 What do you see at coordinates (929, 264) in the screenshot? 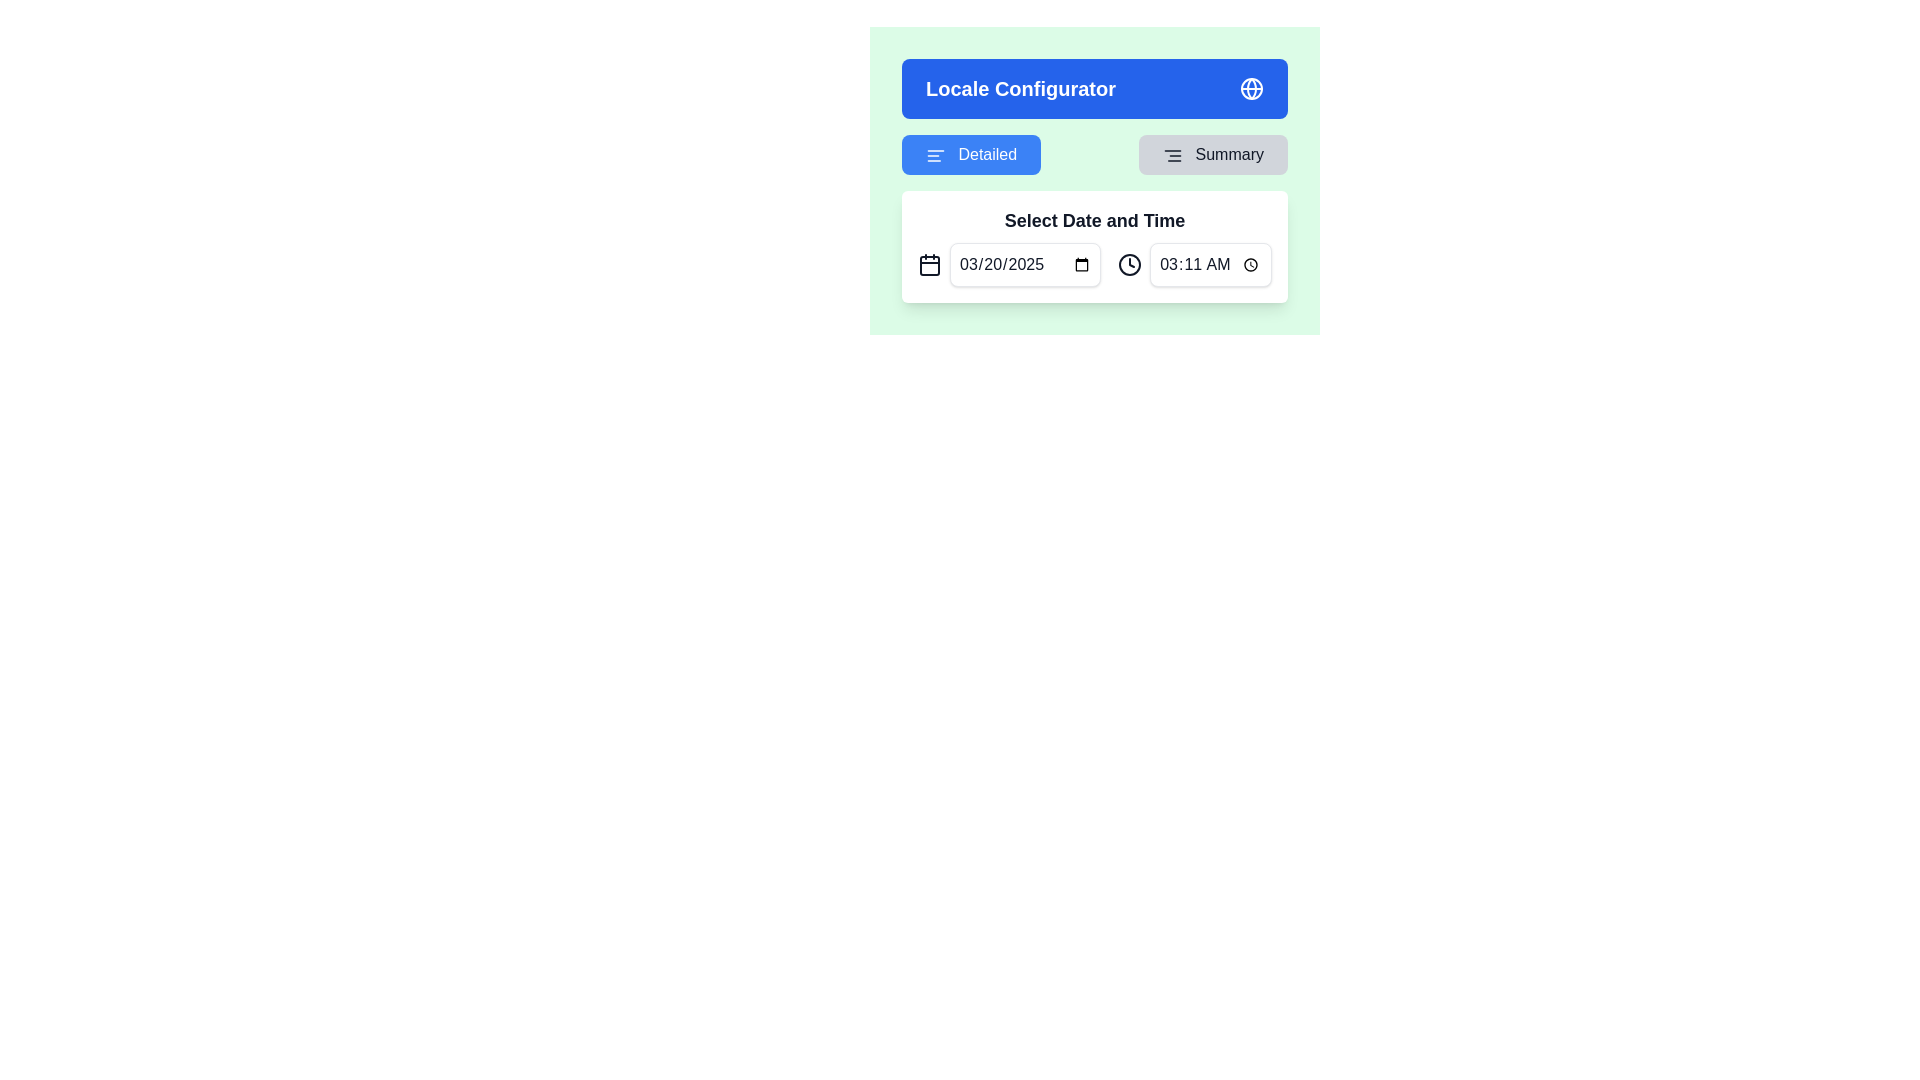
I see `the small calendar icon with rounded corners, which is the leftmost element before the date input field under the 'Select Date and Time' label` at bounding box center [929, 264].